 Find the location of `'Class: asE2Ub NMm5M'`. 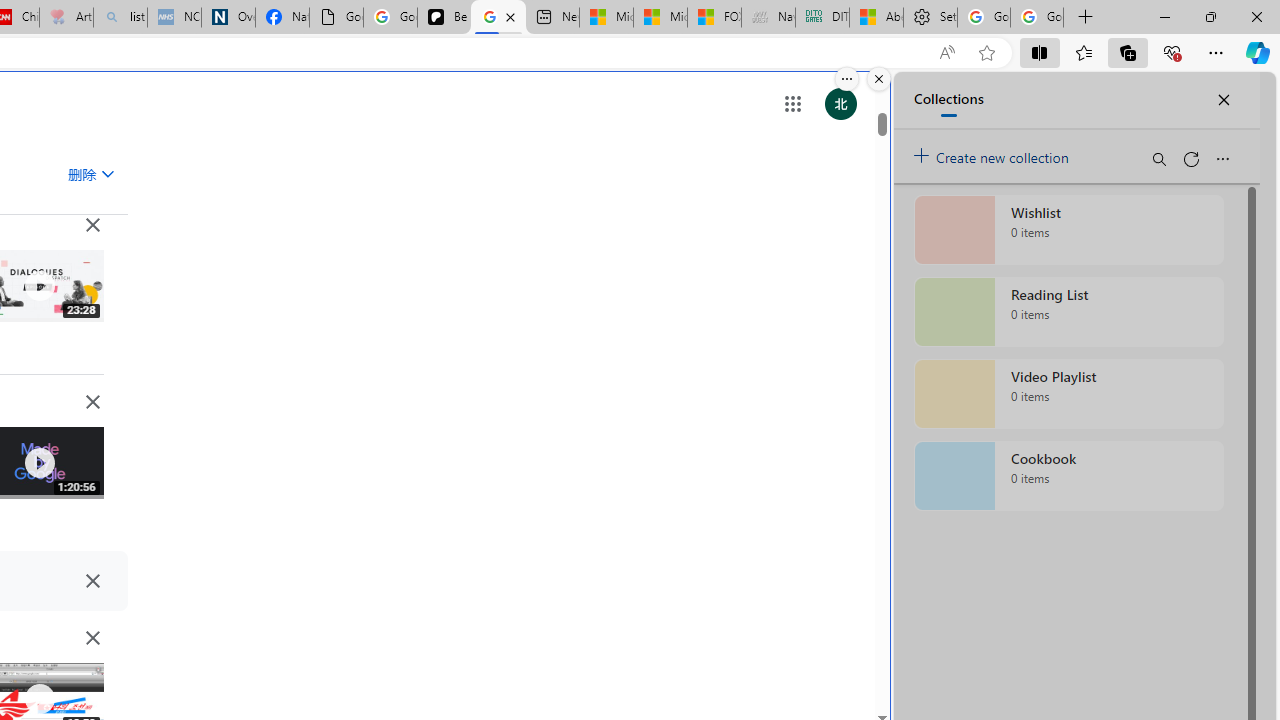

'Class: asE2Ub NMm5M' is located at coordinates (106, 172).